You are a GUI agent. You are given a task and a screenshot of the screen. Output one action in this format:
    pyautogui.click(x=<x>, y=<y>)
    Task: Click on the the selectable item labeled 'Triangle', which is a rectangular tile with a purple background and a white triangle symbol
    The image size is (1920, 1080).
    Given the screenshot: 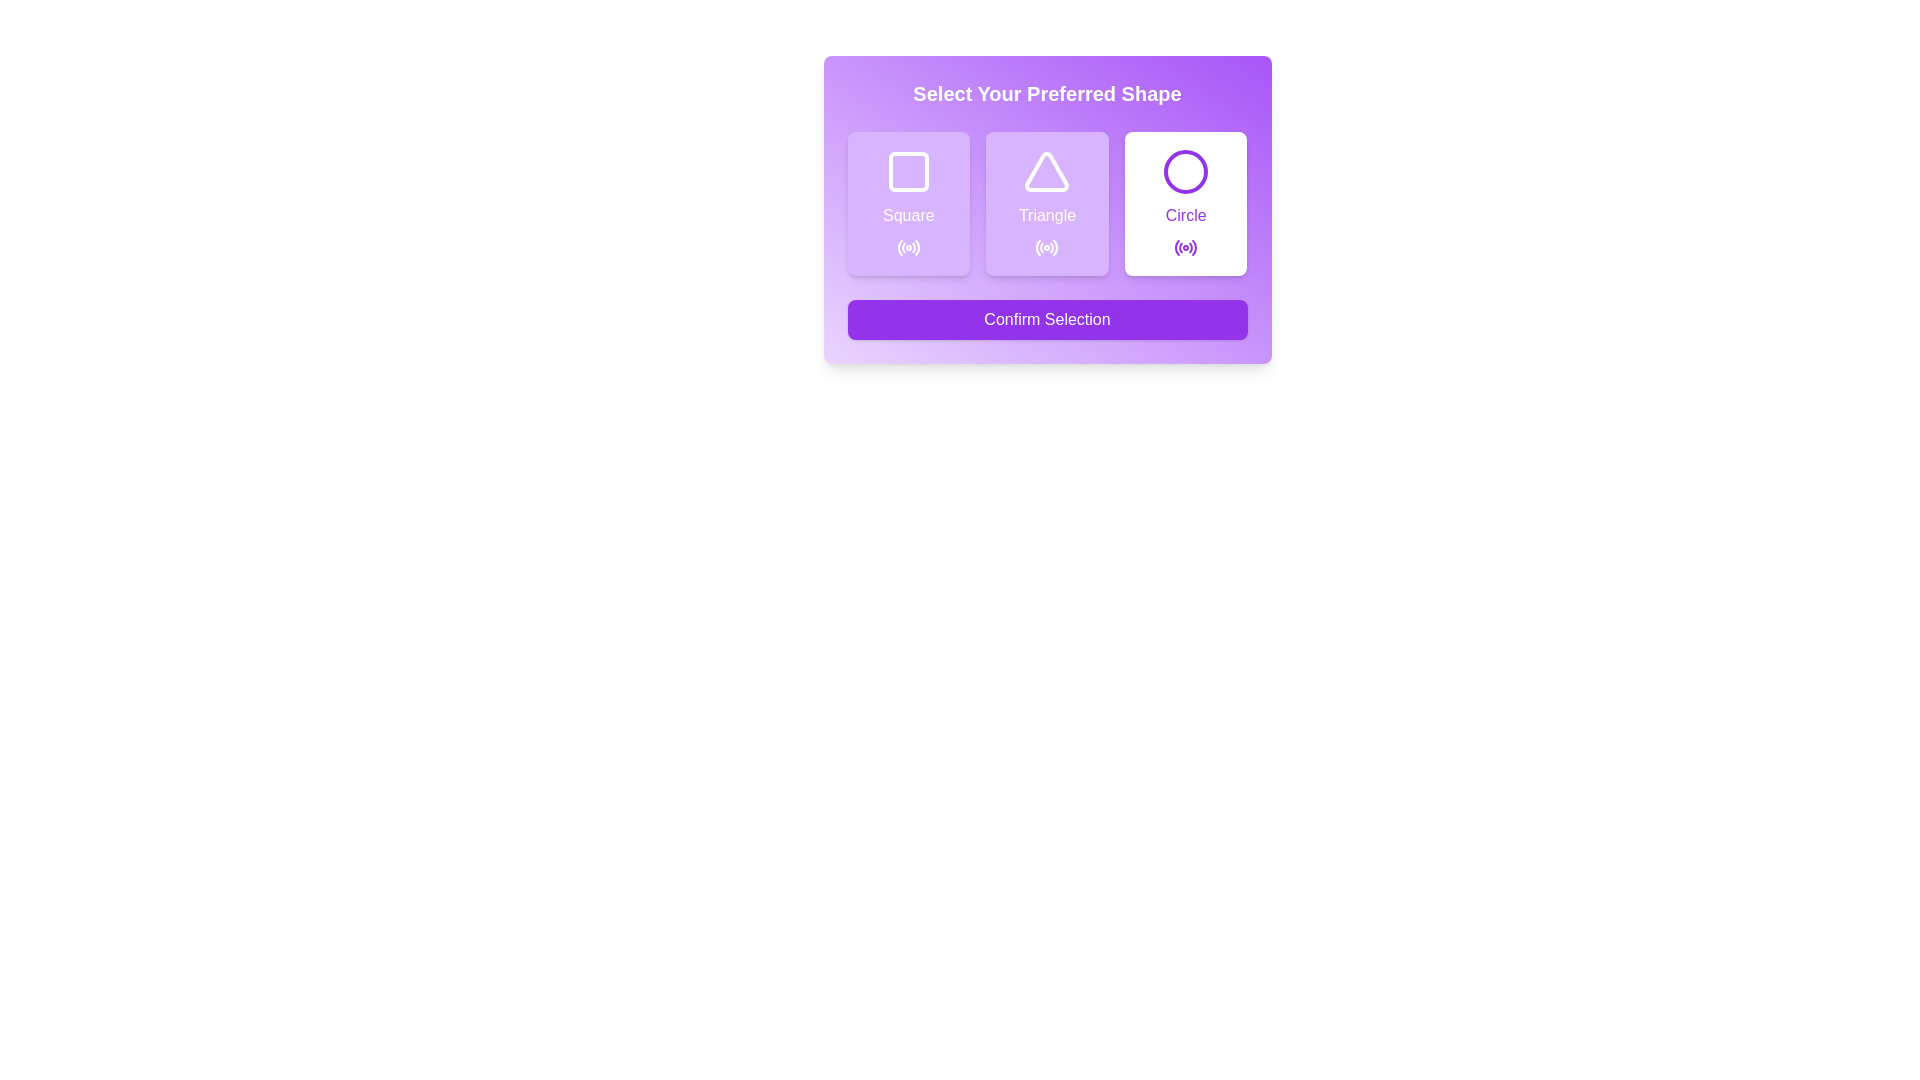 What is the action you would take?
    pyautogui.click(x=1046, y=204)
    